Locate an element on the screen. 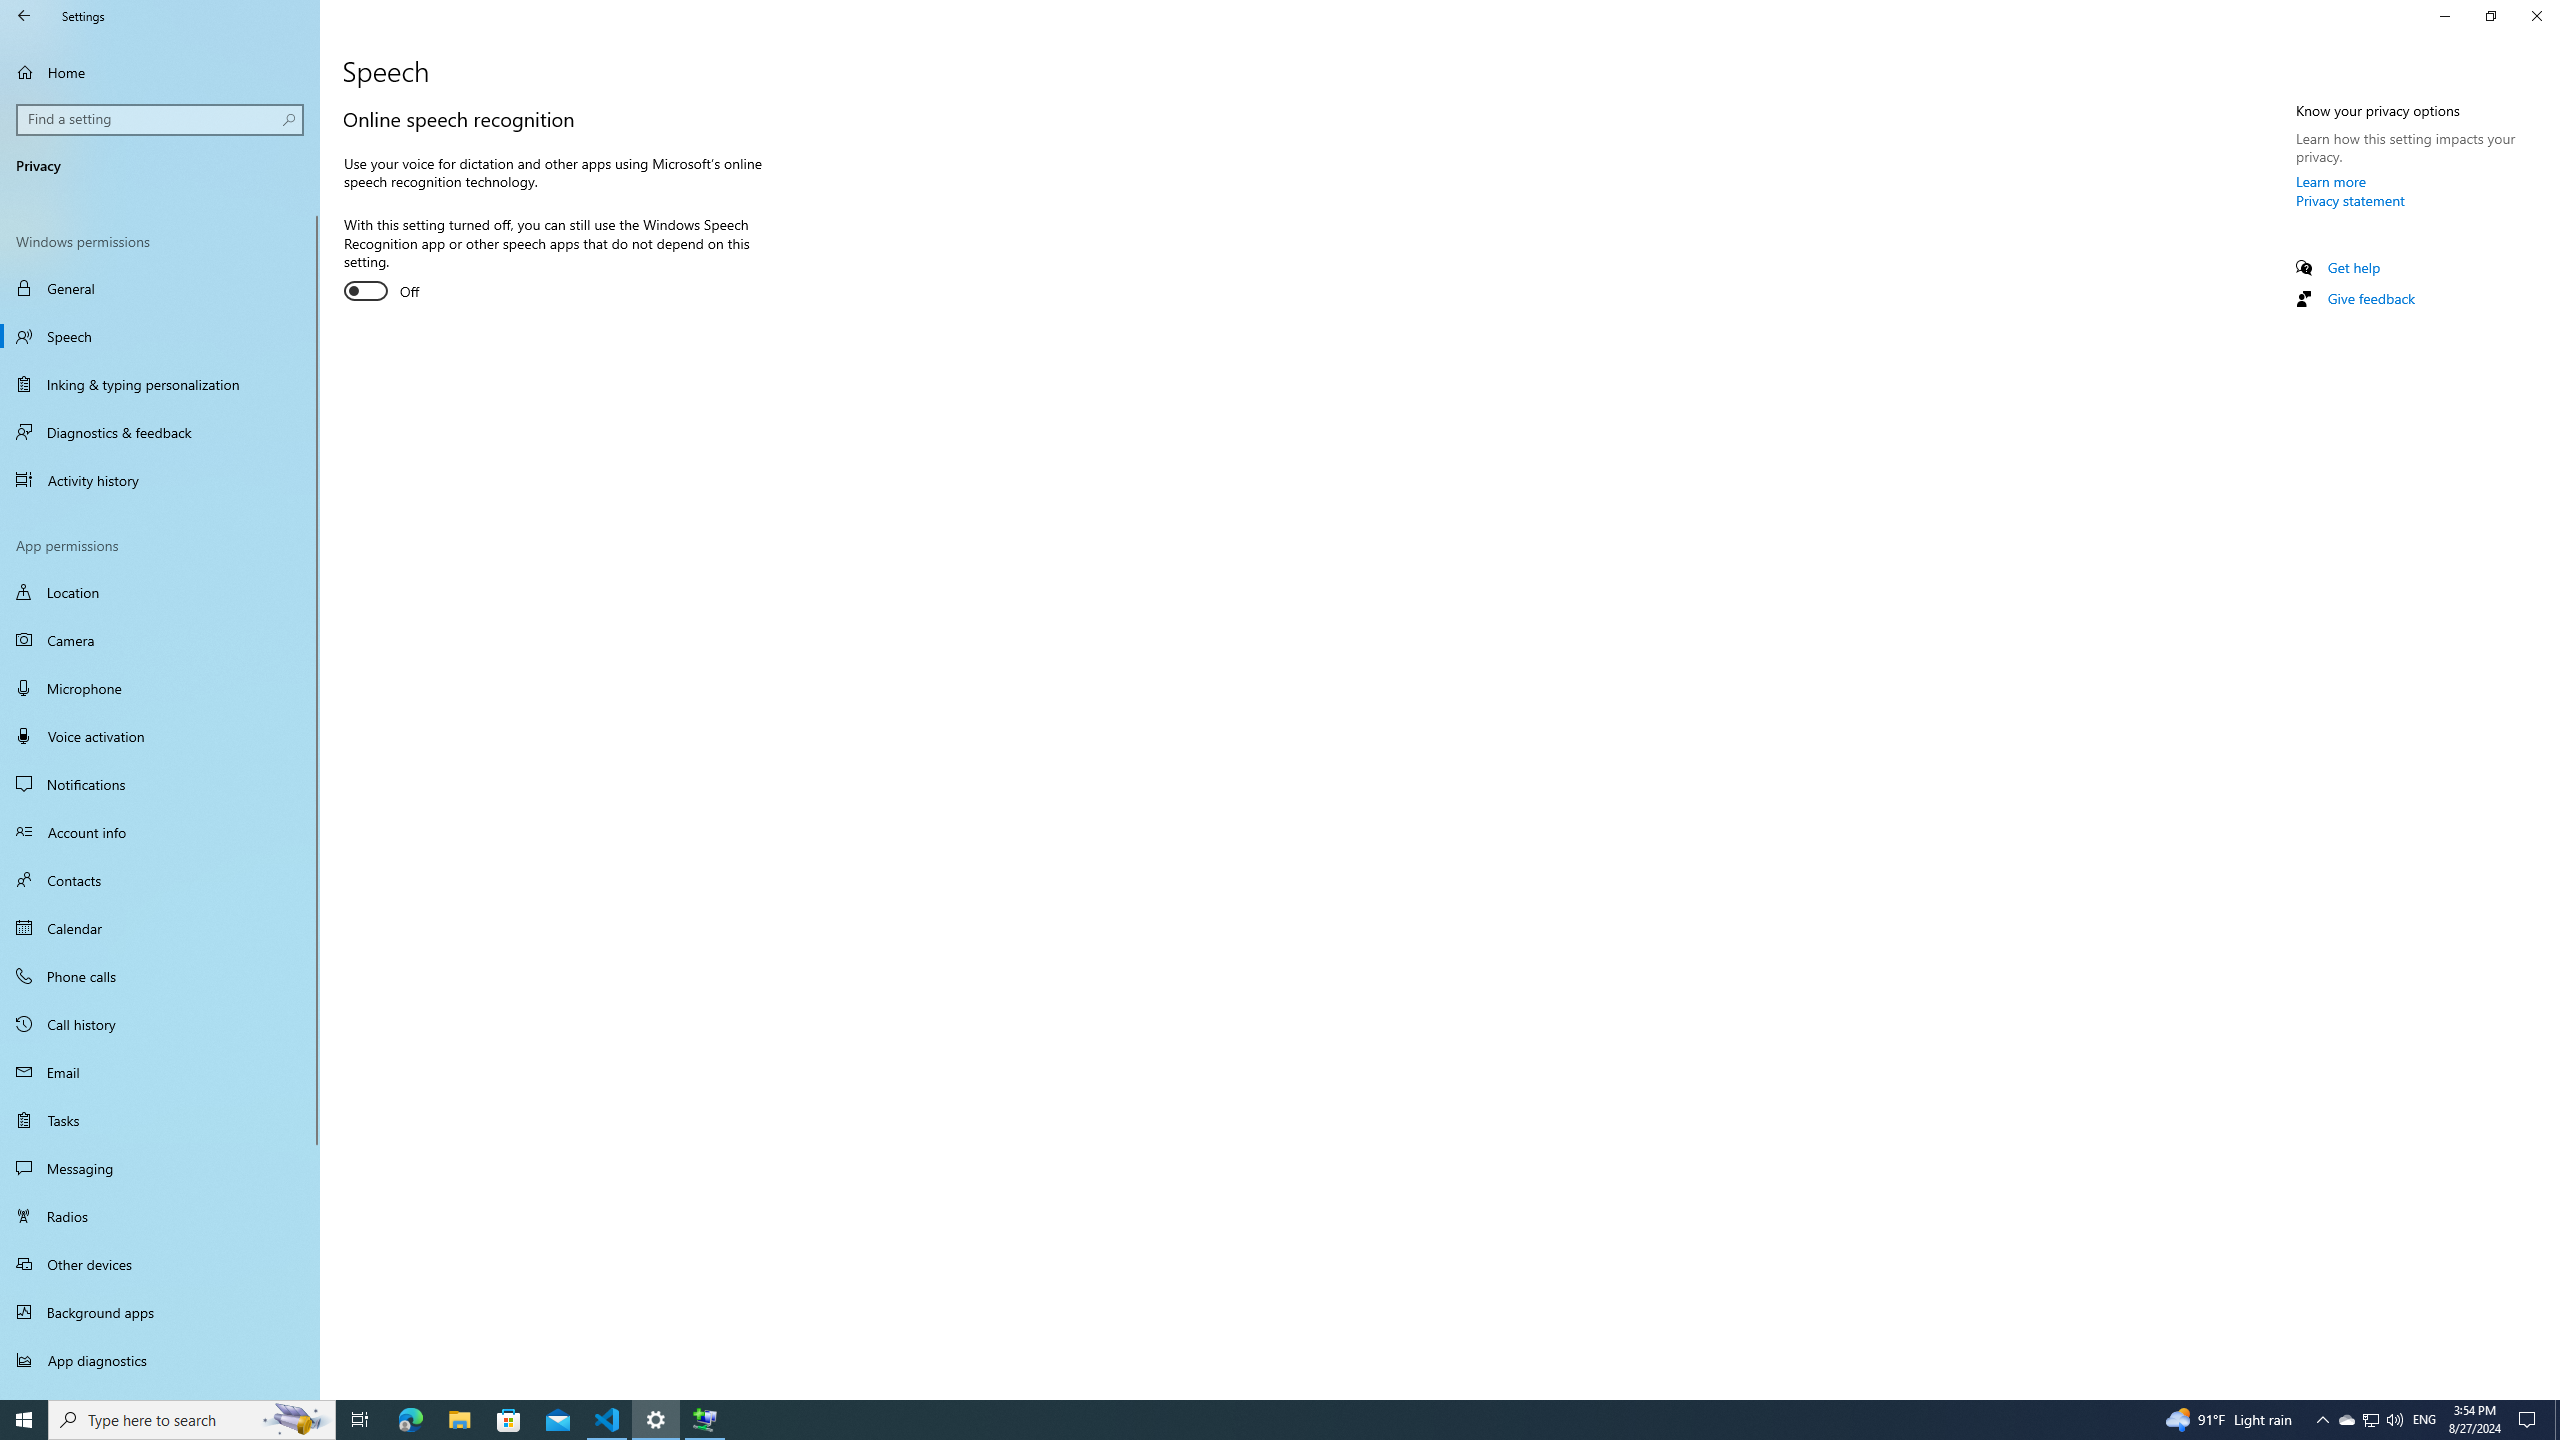  'Phone calls' is located at coordinates (159, 974).